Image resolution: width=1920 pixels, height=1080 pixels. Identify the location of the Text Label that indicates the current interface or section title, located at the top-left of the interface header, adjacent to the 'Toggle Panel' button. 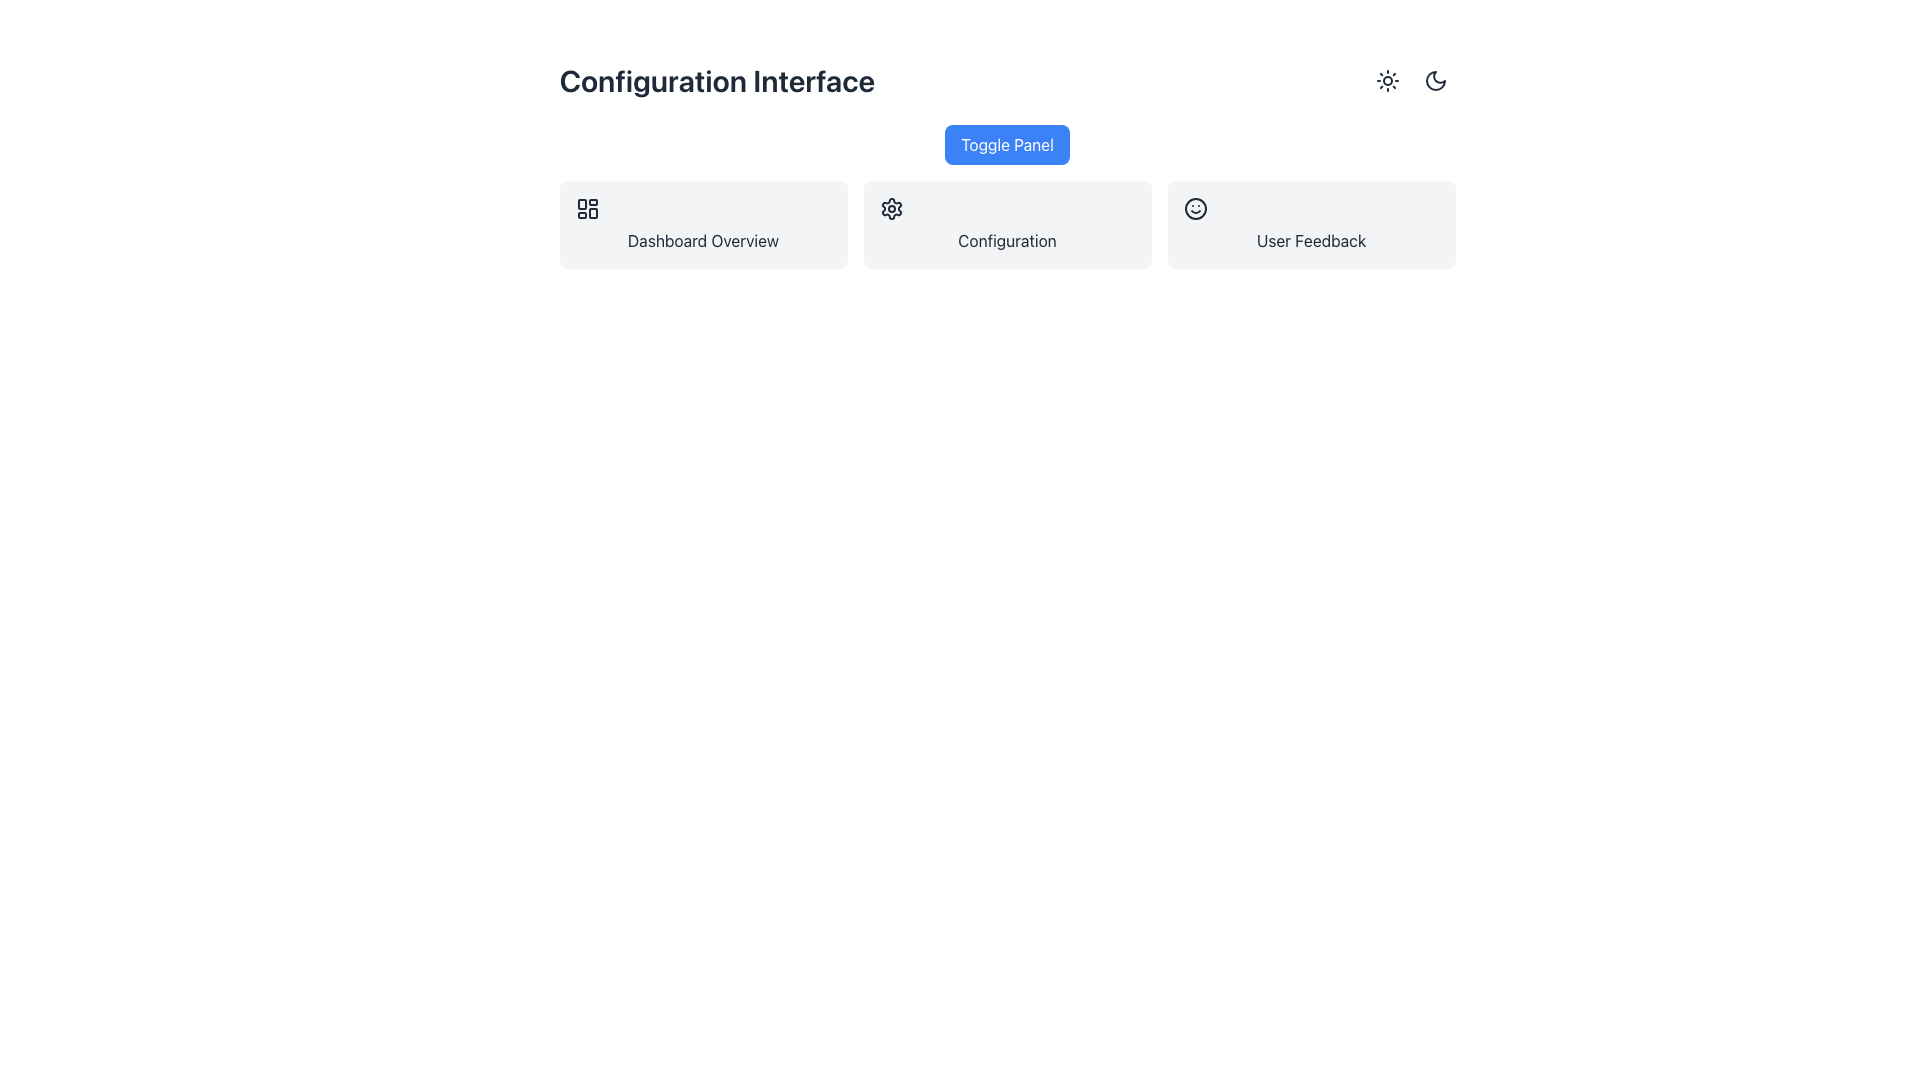
(717, 80).